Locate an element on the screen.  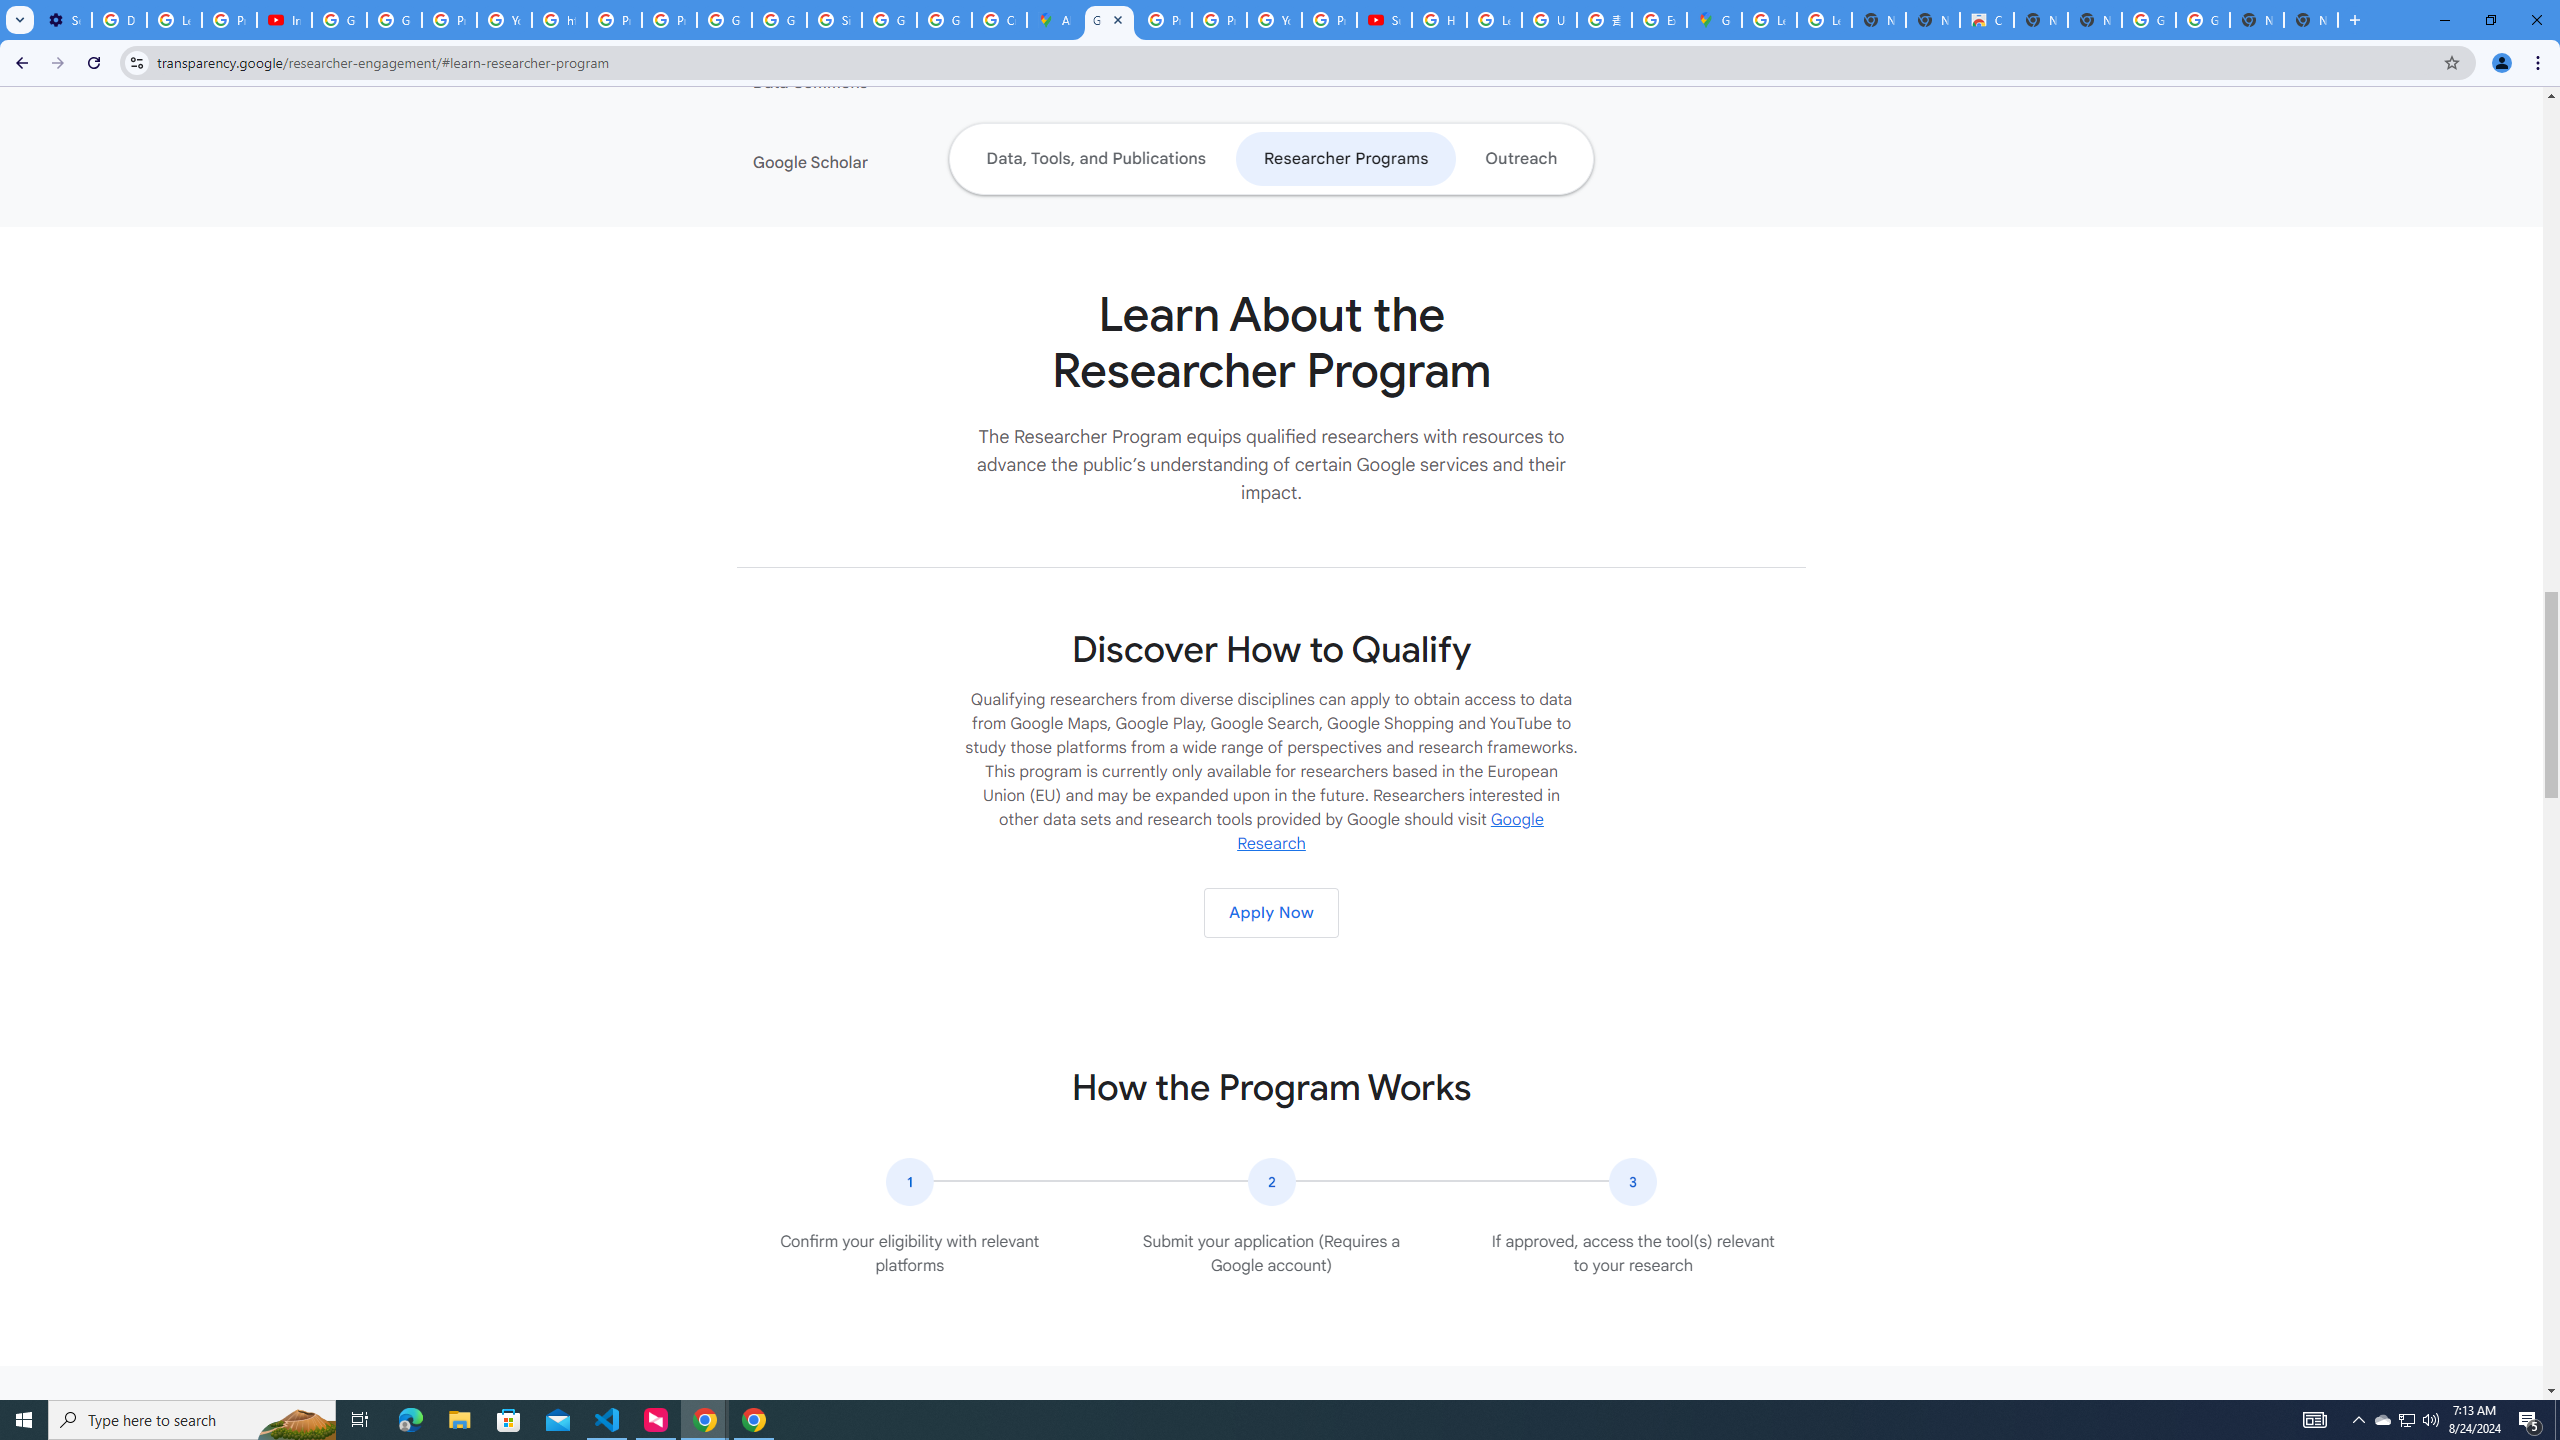
'Google Scholar' is located at coordinates (875, 161).